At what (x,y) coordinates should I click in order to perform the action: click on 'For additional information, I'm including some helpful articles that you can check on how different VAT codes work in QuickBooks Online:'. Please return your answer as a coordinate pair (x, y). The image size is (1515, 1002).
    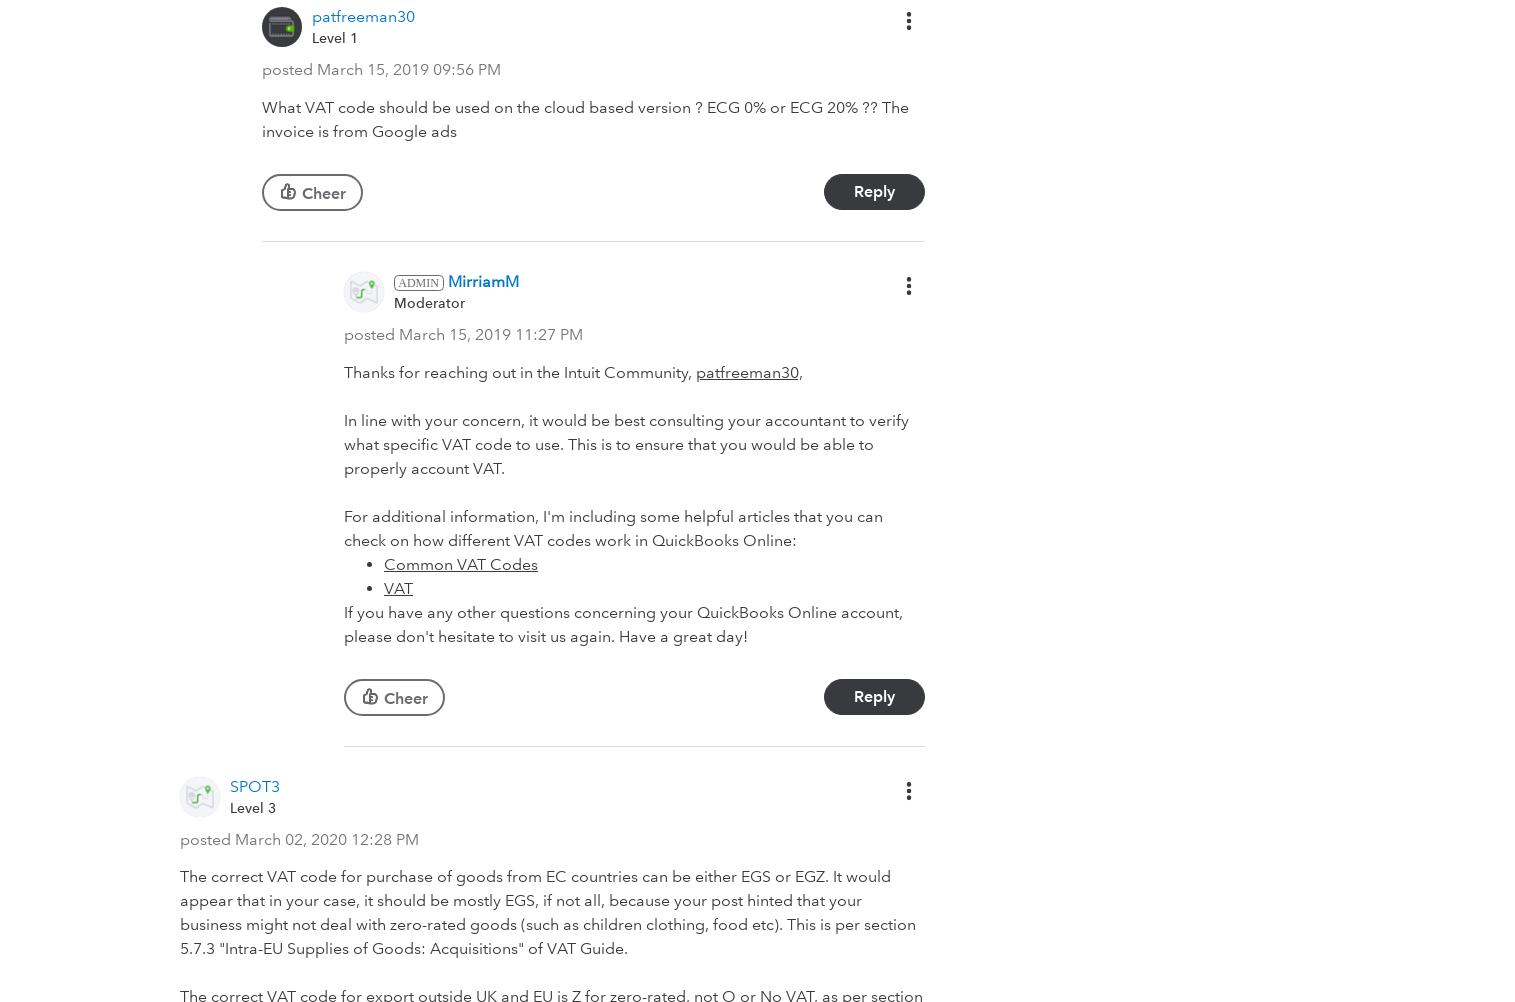
    Looking at the image, I should click on (612, 527).